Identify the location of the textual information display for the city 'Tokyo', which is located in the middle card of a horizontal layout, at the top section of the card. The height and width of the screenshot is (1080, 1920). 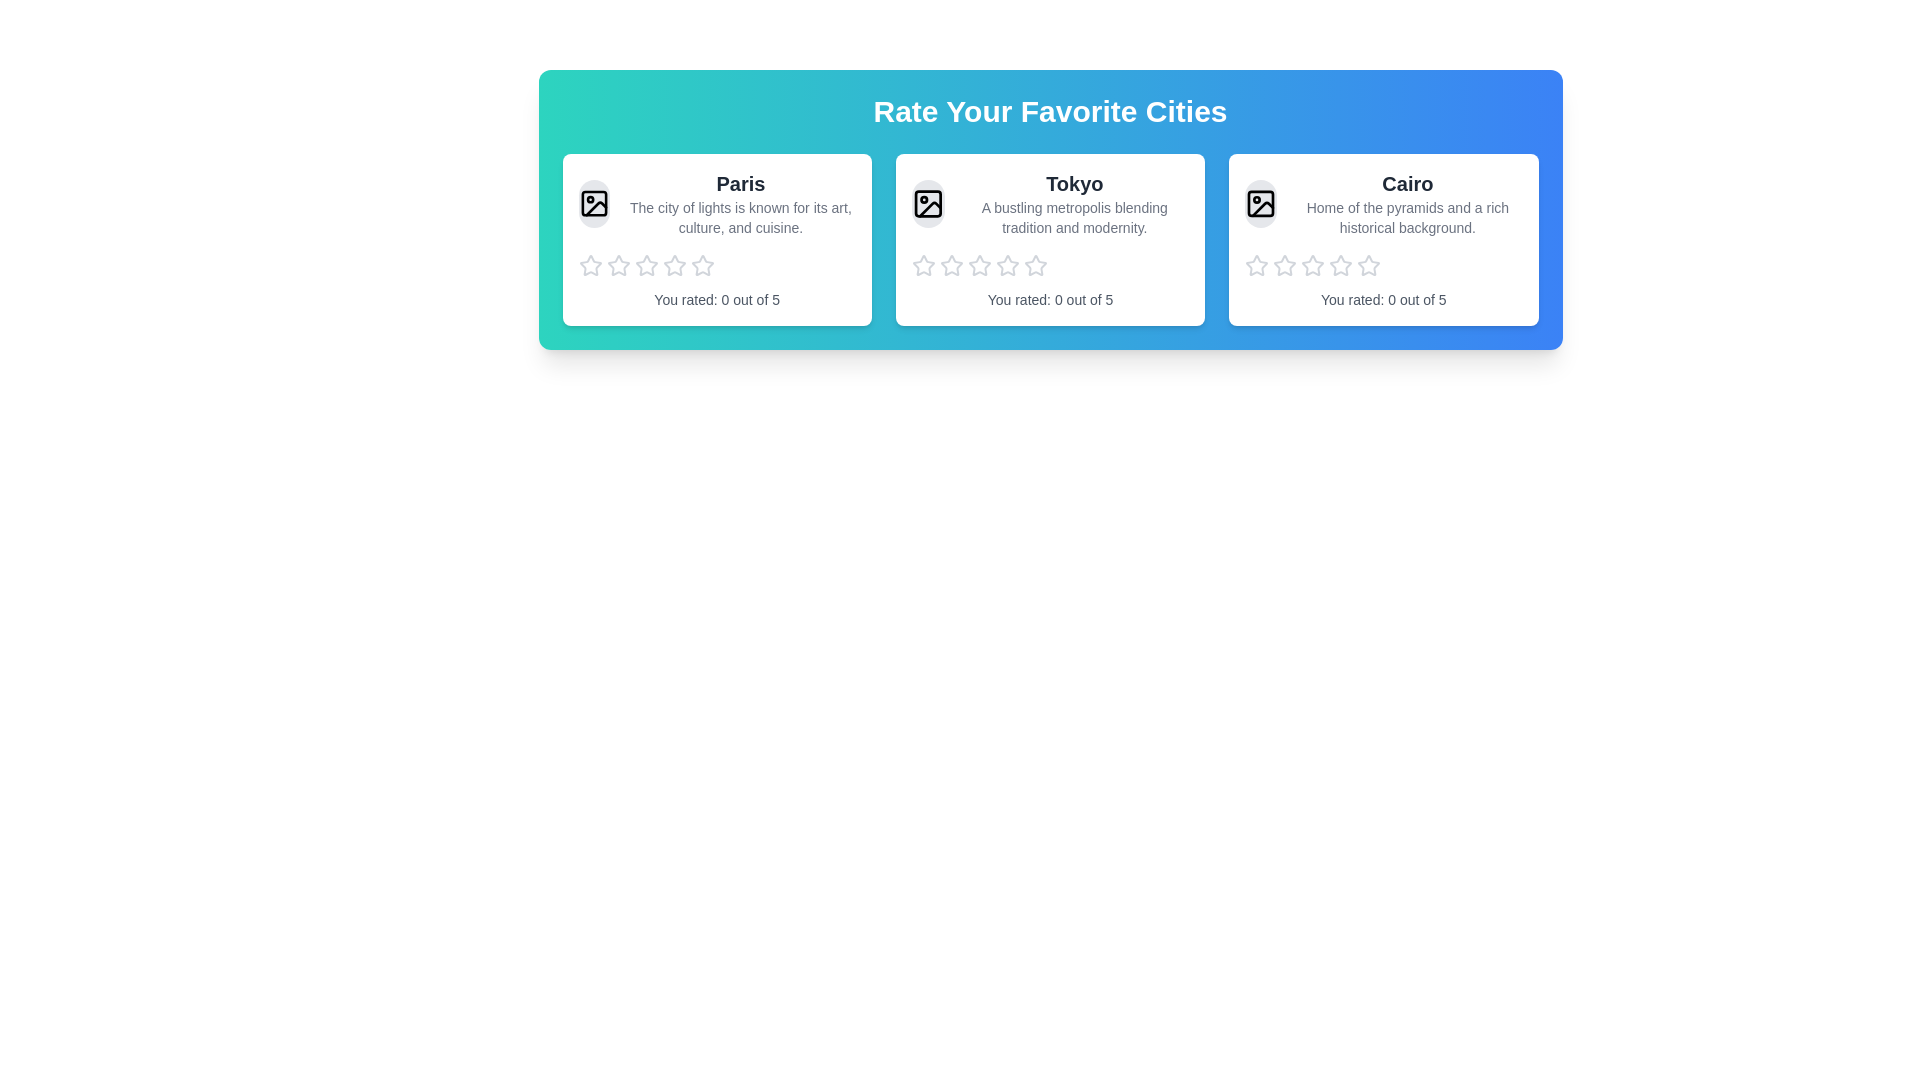
(1049, 204).